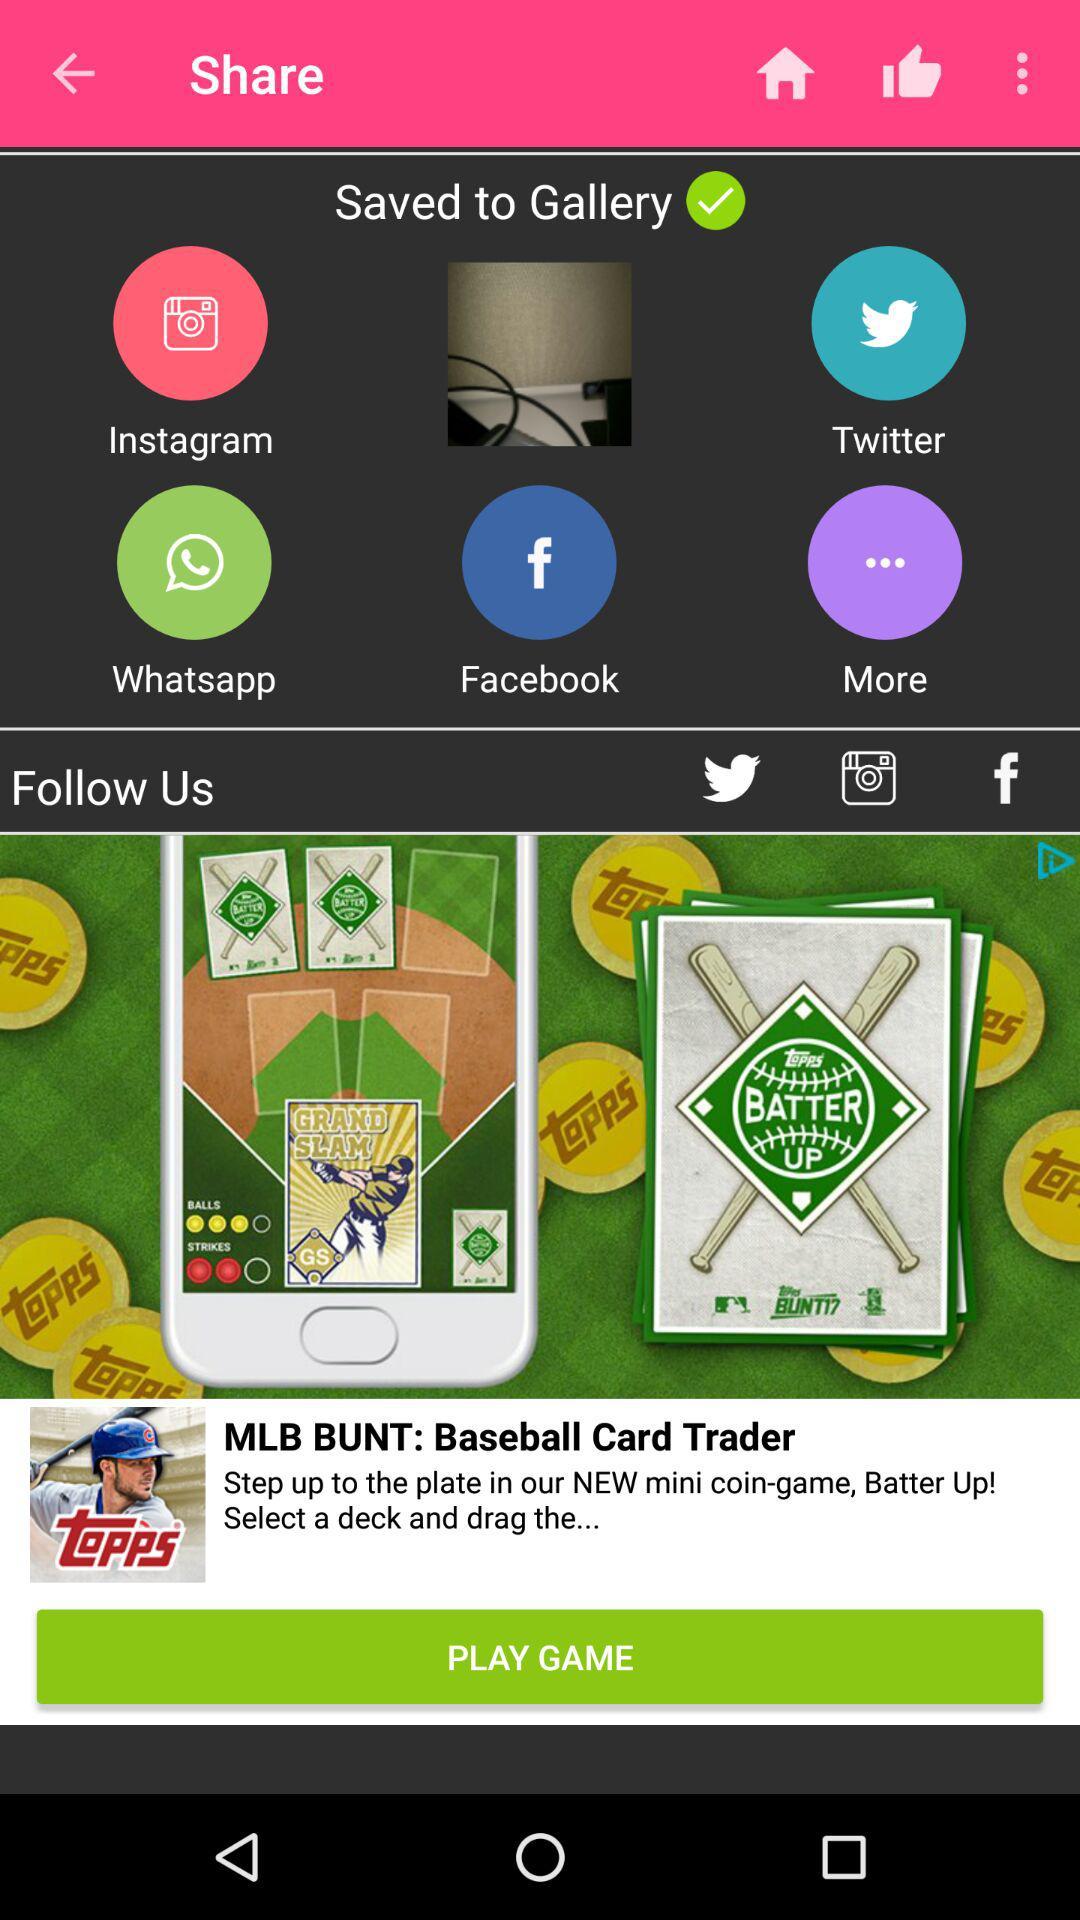 Image resolution: width=1080 pixels, height=1920 pixels. Describe the element at coordinates (883, 561) in the screenshot. I see `the more icon` at that location.